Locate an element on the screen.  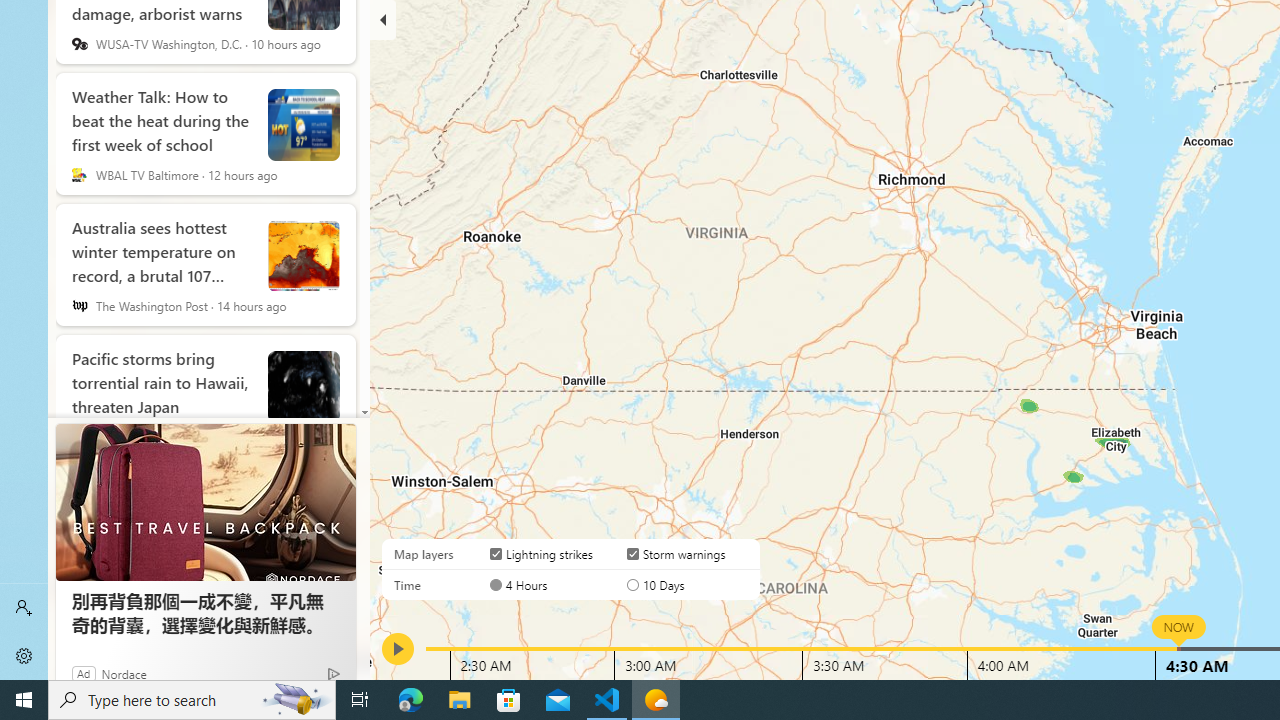
'File Explorer' is located at coordinates (459, 698).